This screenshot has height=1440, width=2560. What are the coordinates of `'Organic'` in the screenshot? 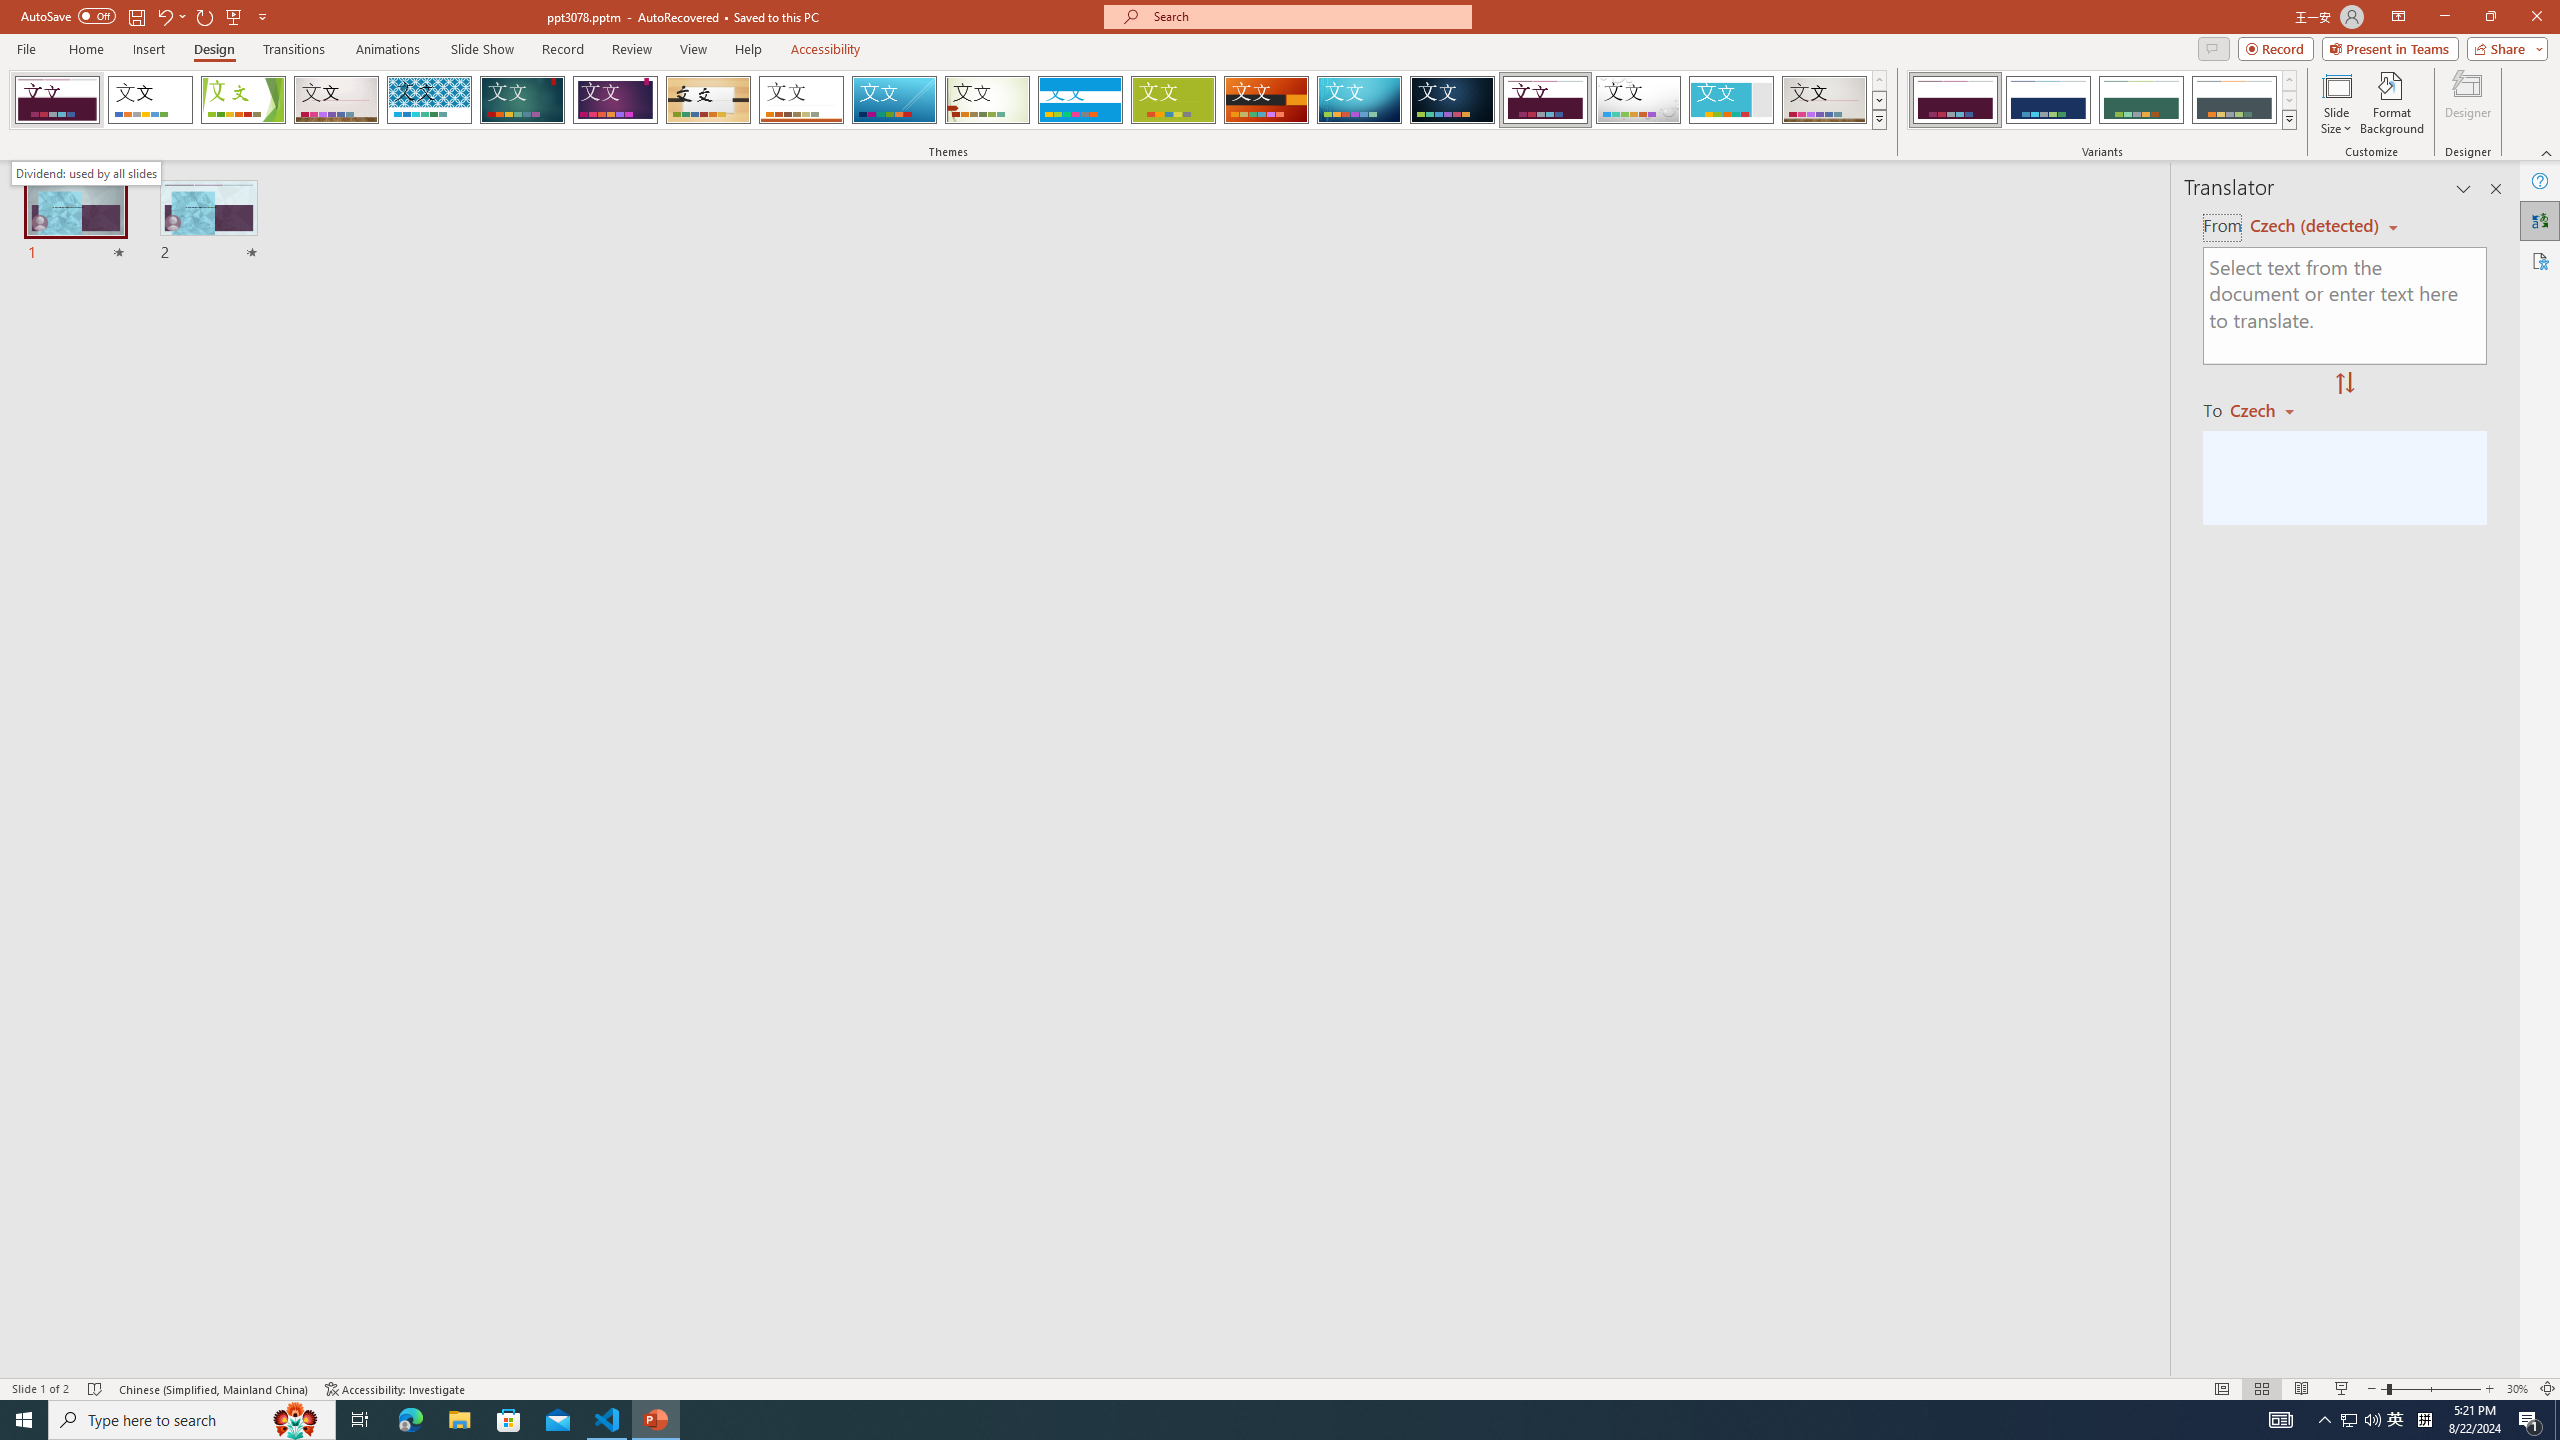 It's located at (709, 99).